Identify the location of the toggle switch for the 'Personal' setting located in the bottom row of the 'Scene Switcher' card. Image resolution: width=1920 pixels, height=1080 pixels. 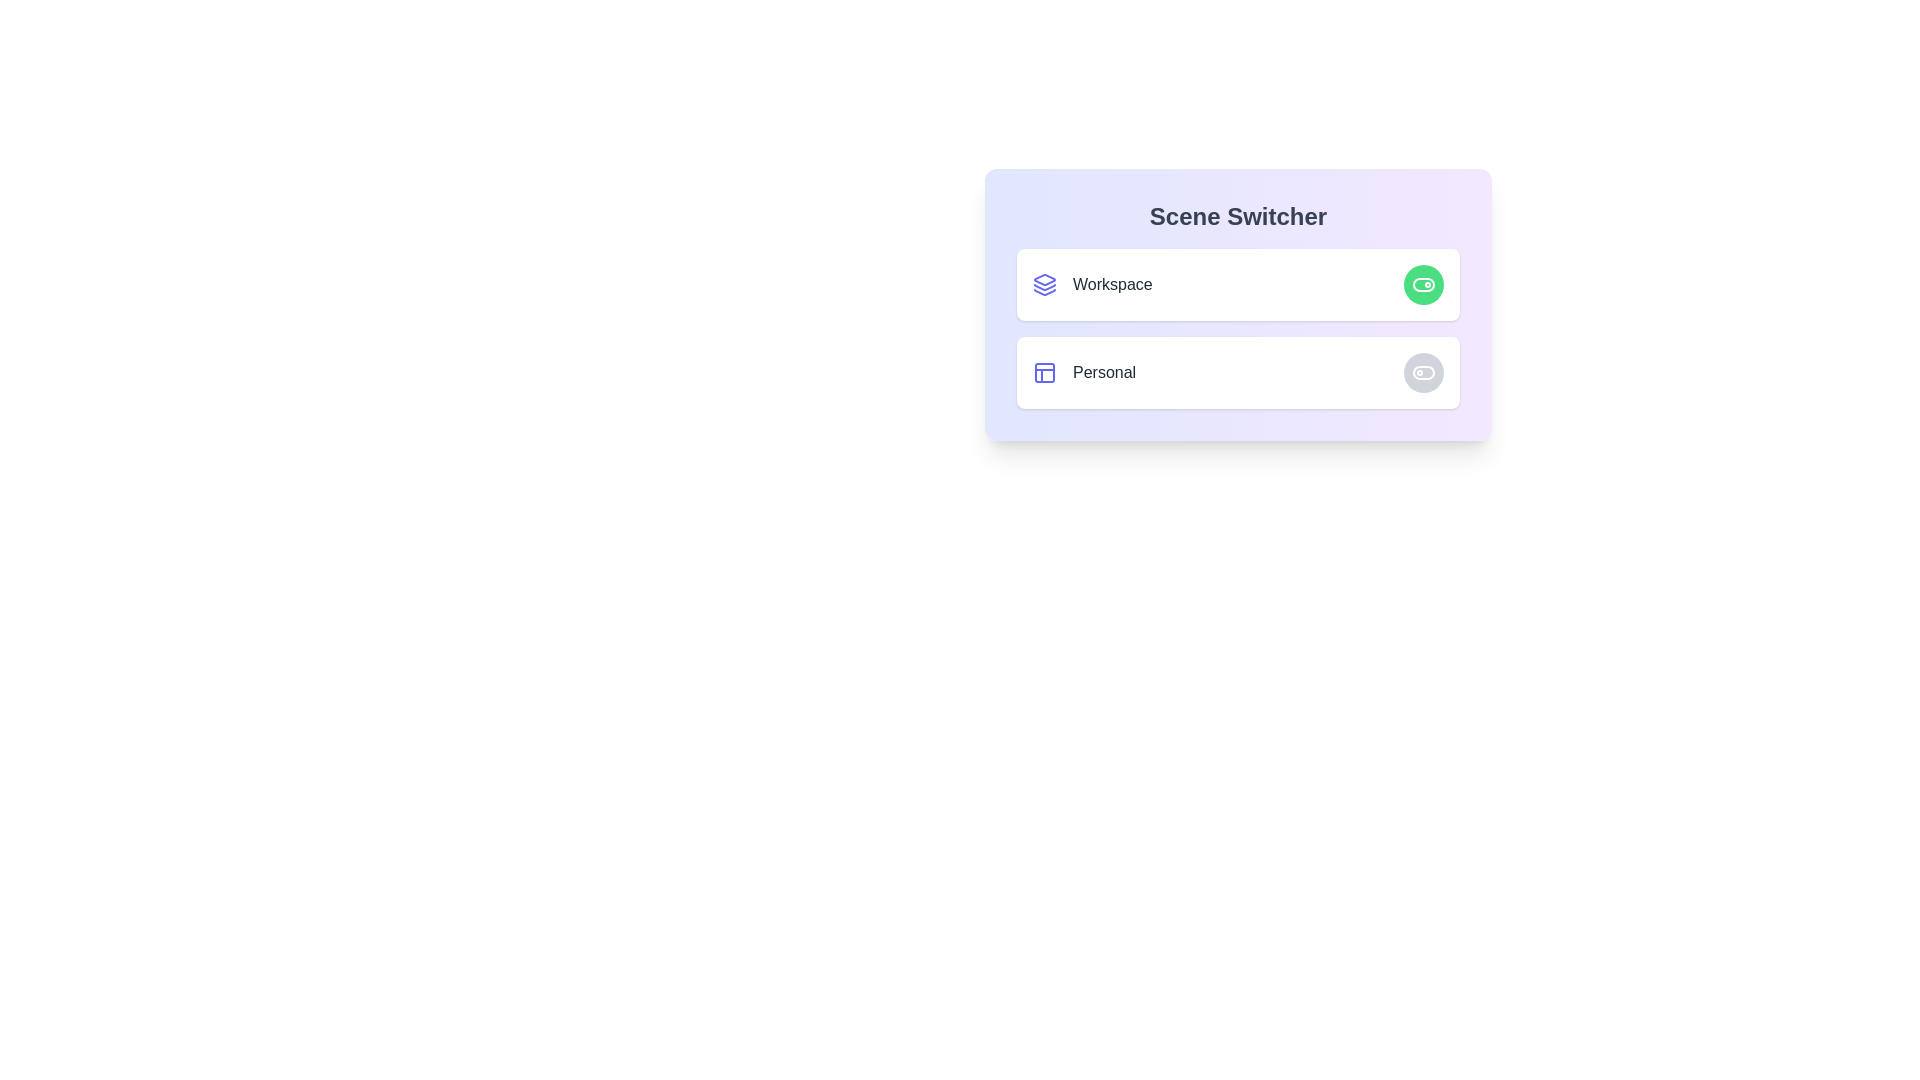
(1423, 373).